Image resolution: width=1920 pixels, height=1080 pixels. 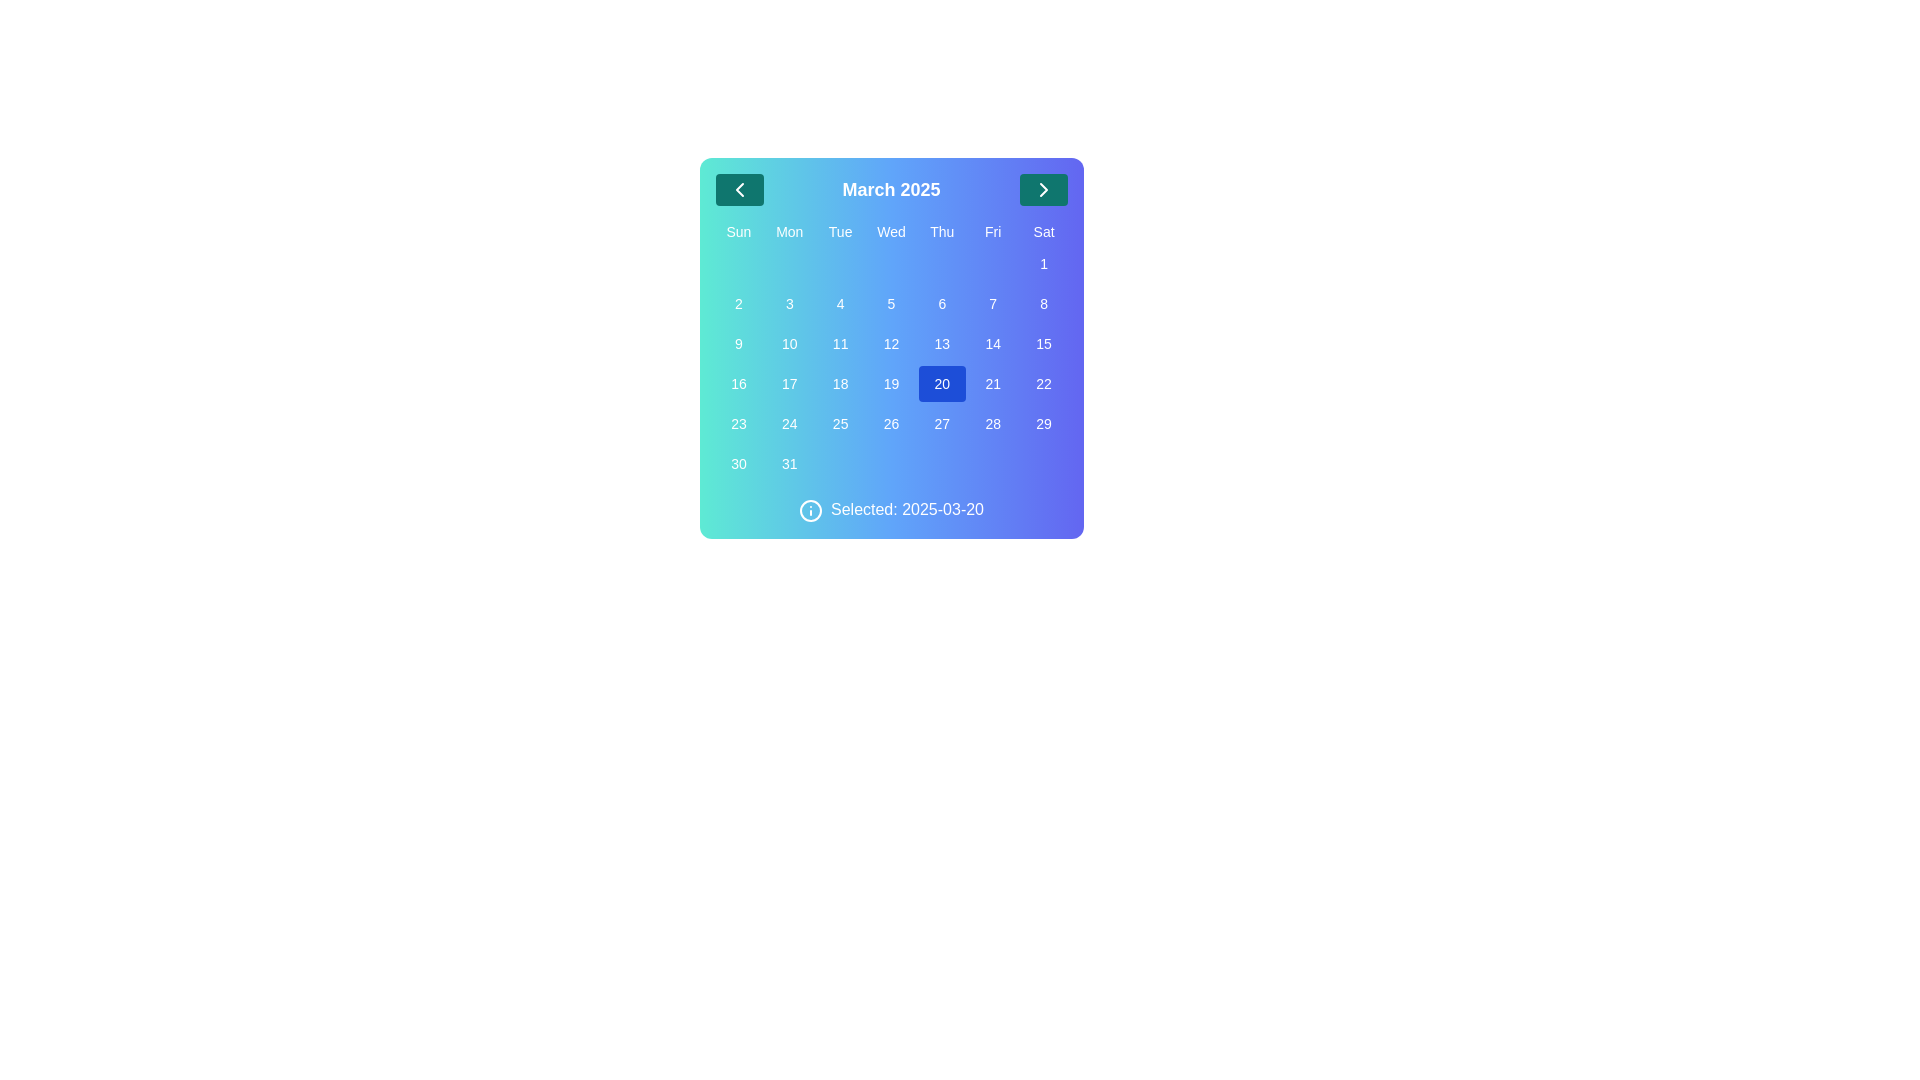 What do you see at coordinates (890, 189) in the screenshot?
I see `the header label indicating the currently displayed month and year in the calendar interface, which is located at the center of the top section of the calendar component` at bounding box center [890, 189].